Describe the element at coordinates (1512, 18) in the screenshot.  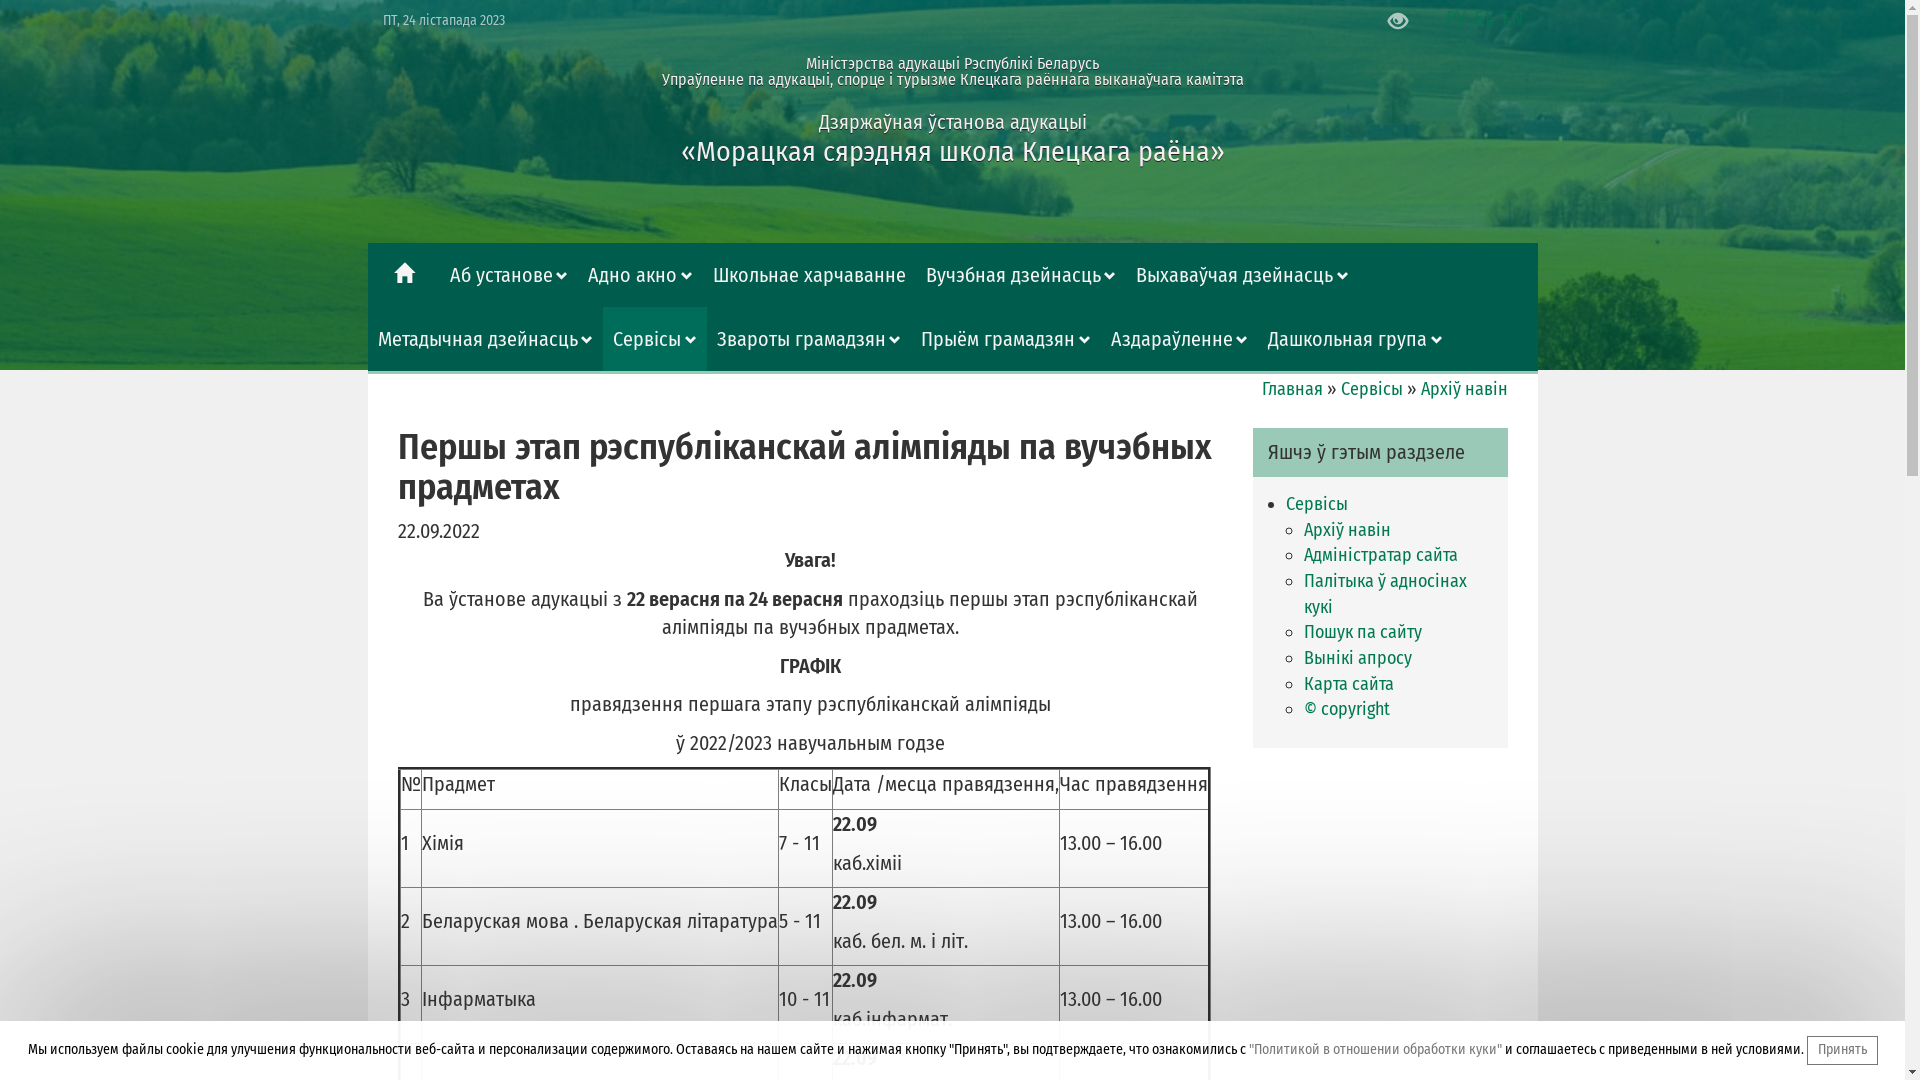
I see `'EN'` at that location.